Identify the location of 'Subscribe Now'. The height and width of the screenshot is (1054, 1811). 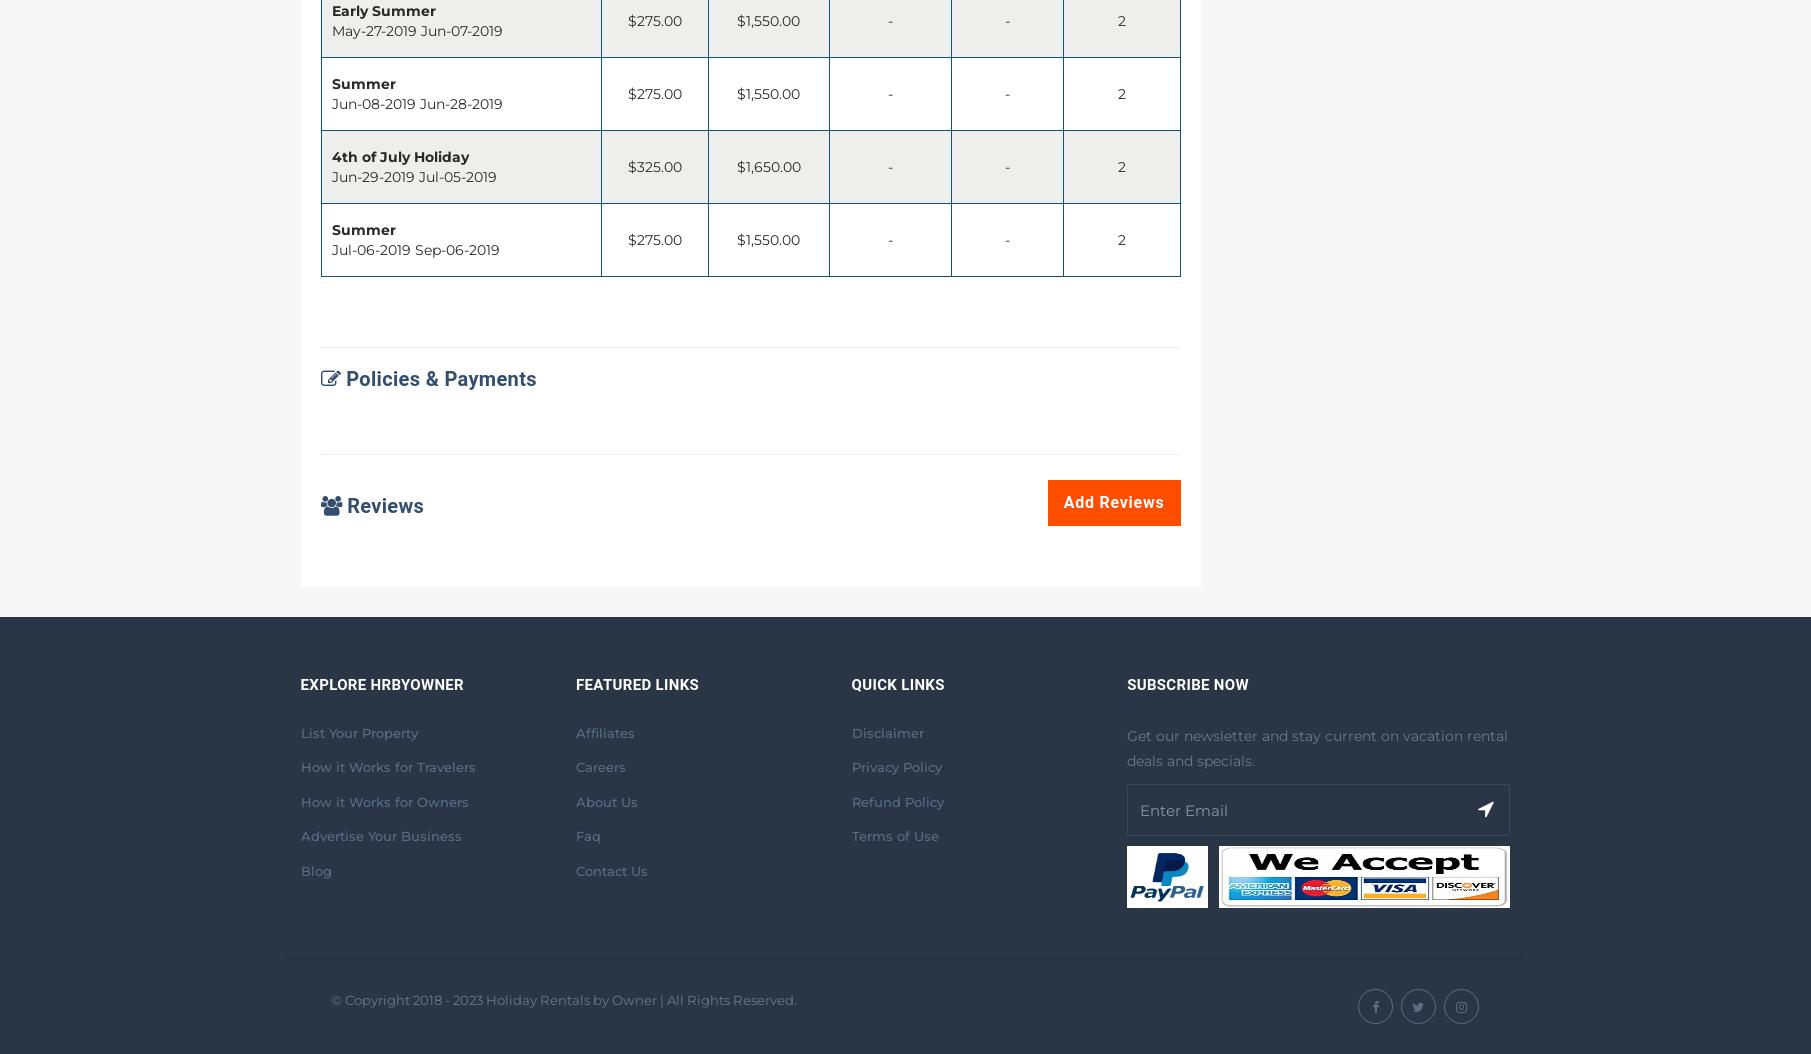
(1186, 684).